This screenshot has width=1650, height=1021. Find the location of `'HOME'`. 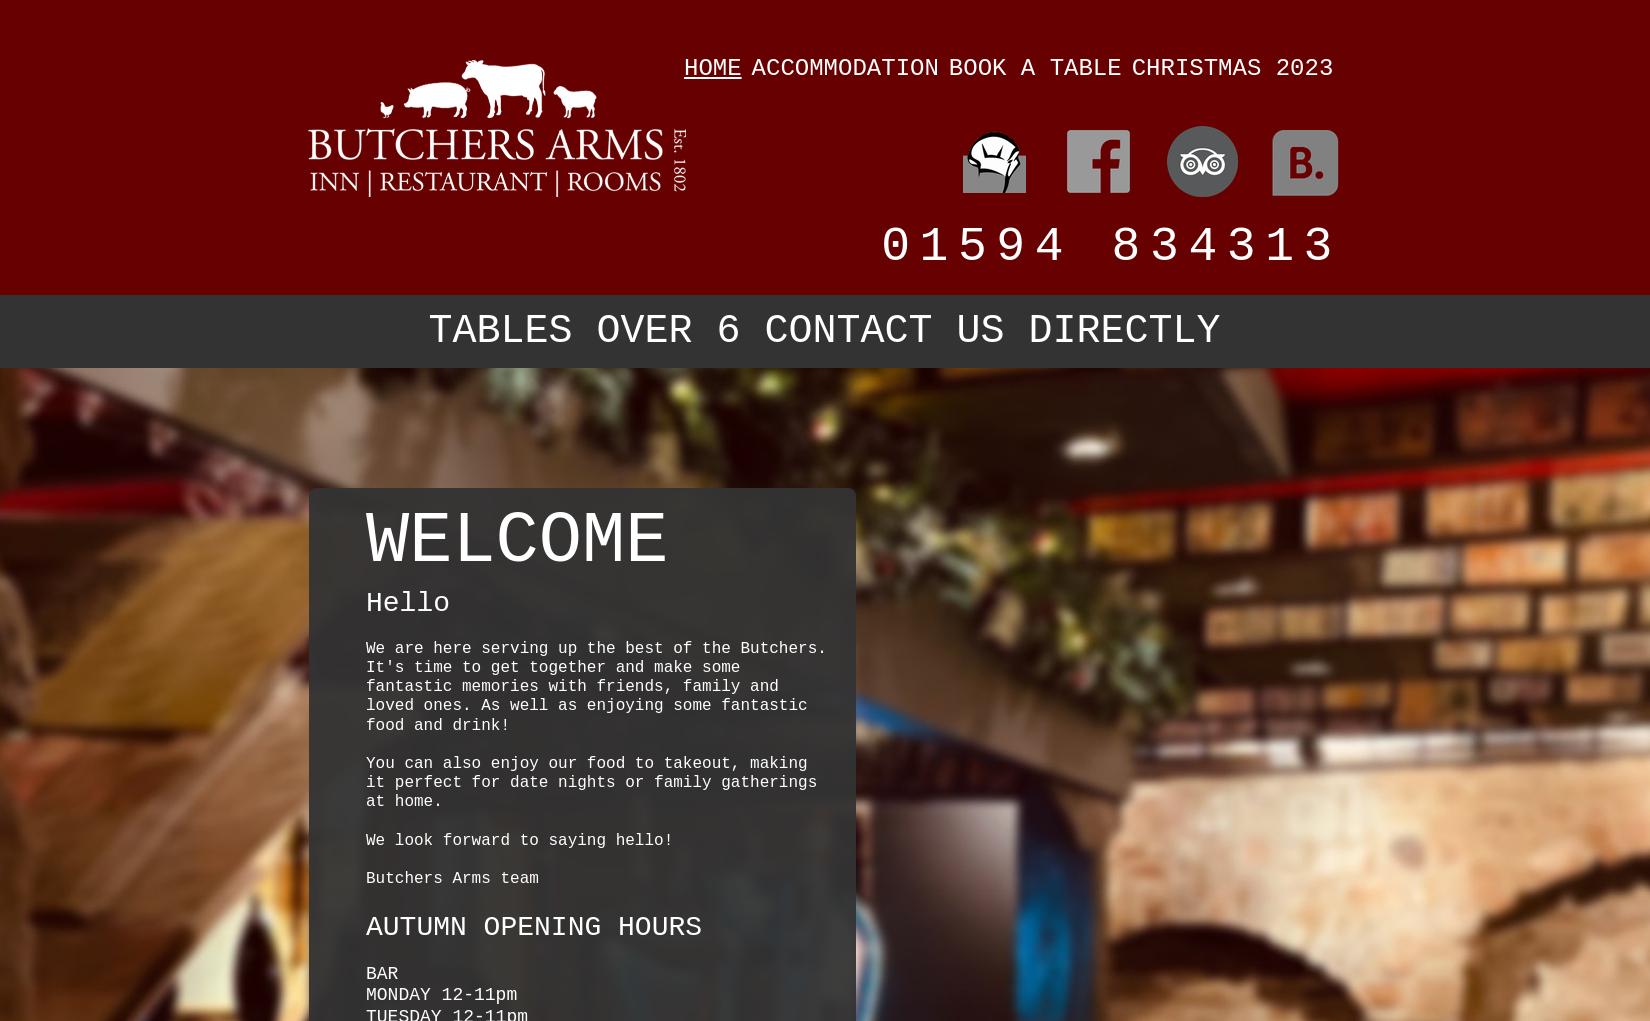

'HOME' is located at coordinates (682, 67).